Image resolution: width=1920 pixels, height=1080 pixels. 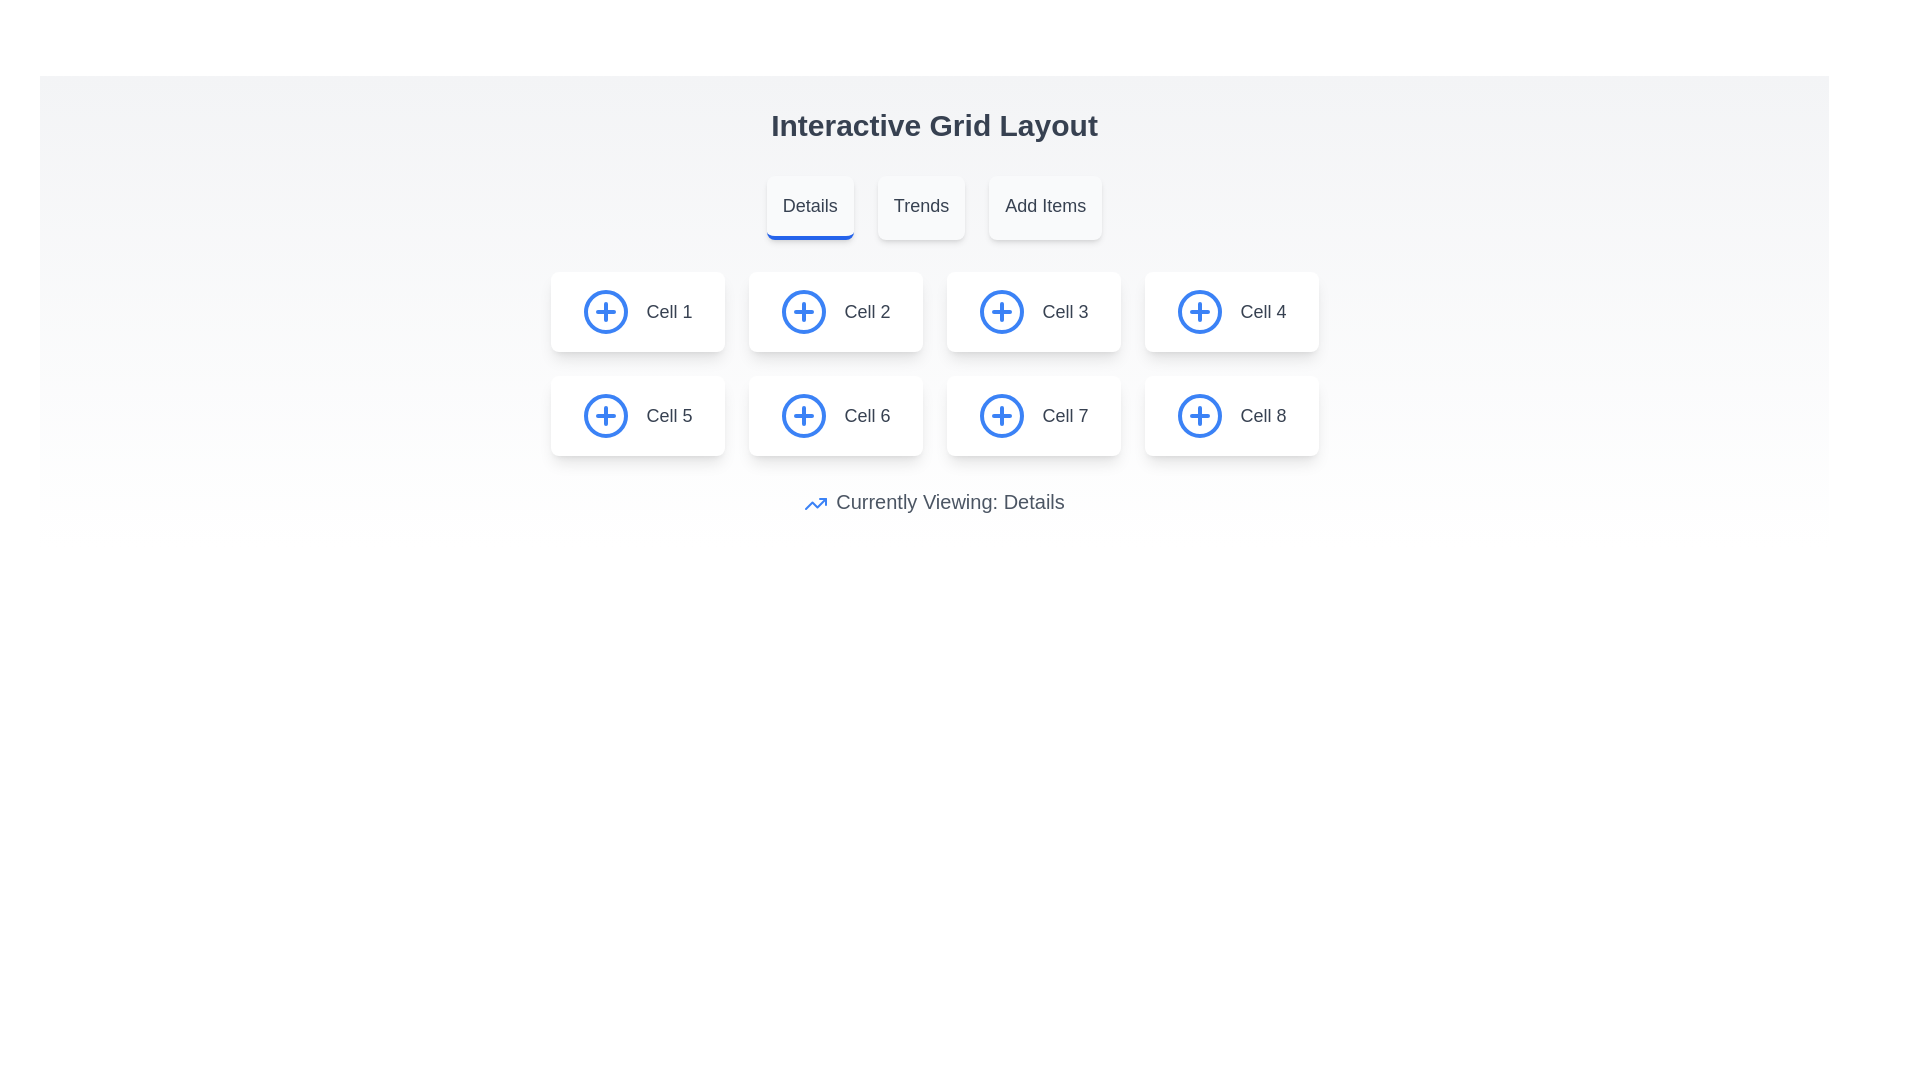 What do you see at coordinates (867, 415) in the screenshot?
I see `the text label indicating the title of the sixth grid item in the interface` at bounding box center [867, 415].